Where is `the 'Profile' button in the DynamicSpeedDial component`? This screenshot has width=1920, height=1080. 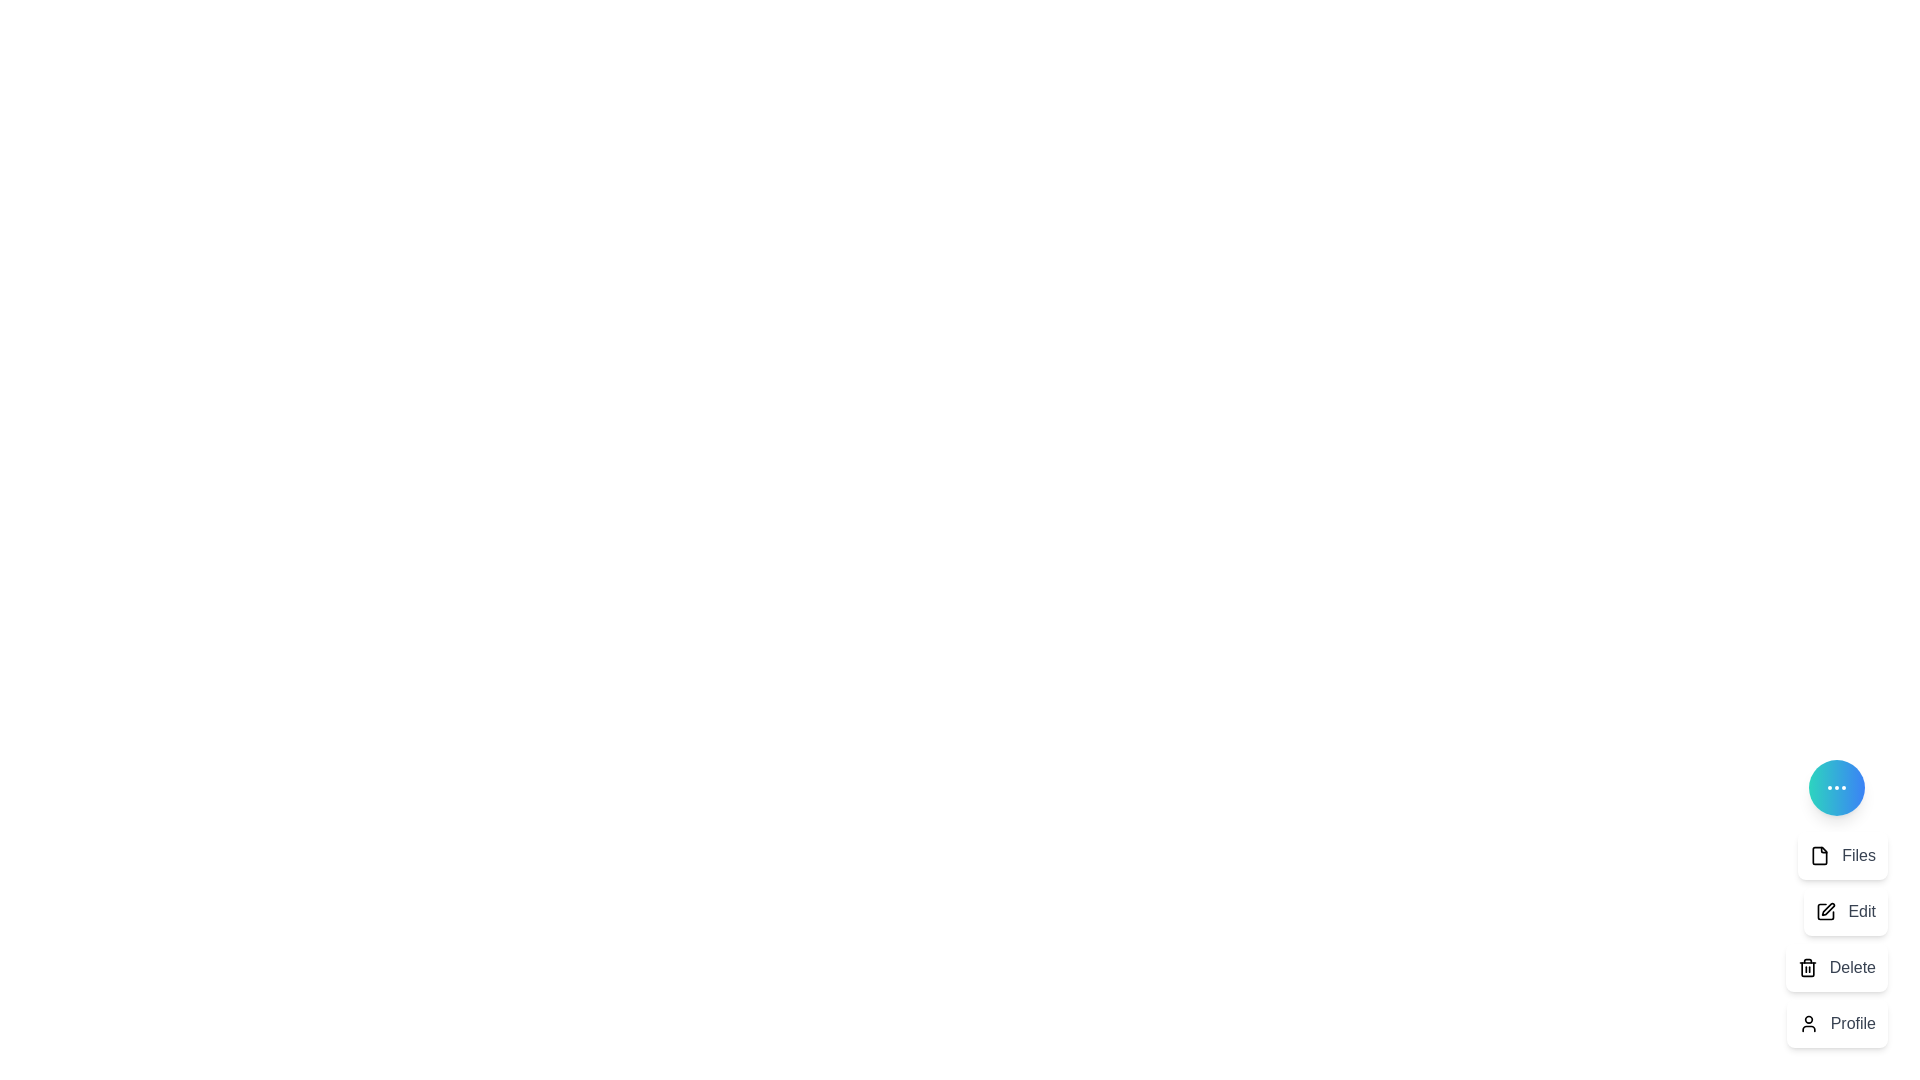
the 'Profile' button in the DynamicSpeedDial component is located at coordinates (1837, 1023).